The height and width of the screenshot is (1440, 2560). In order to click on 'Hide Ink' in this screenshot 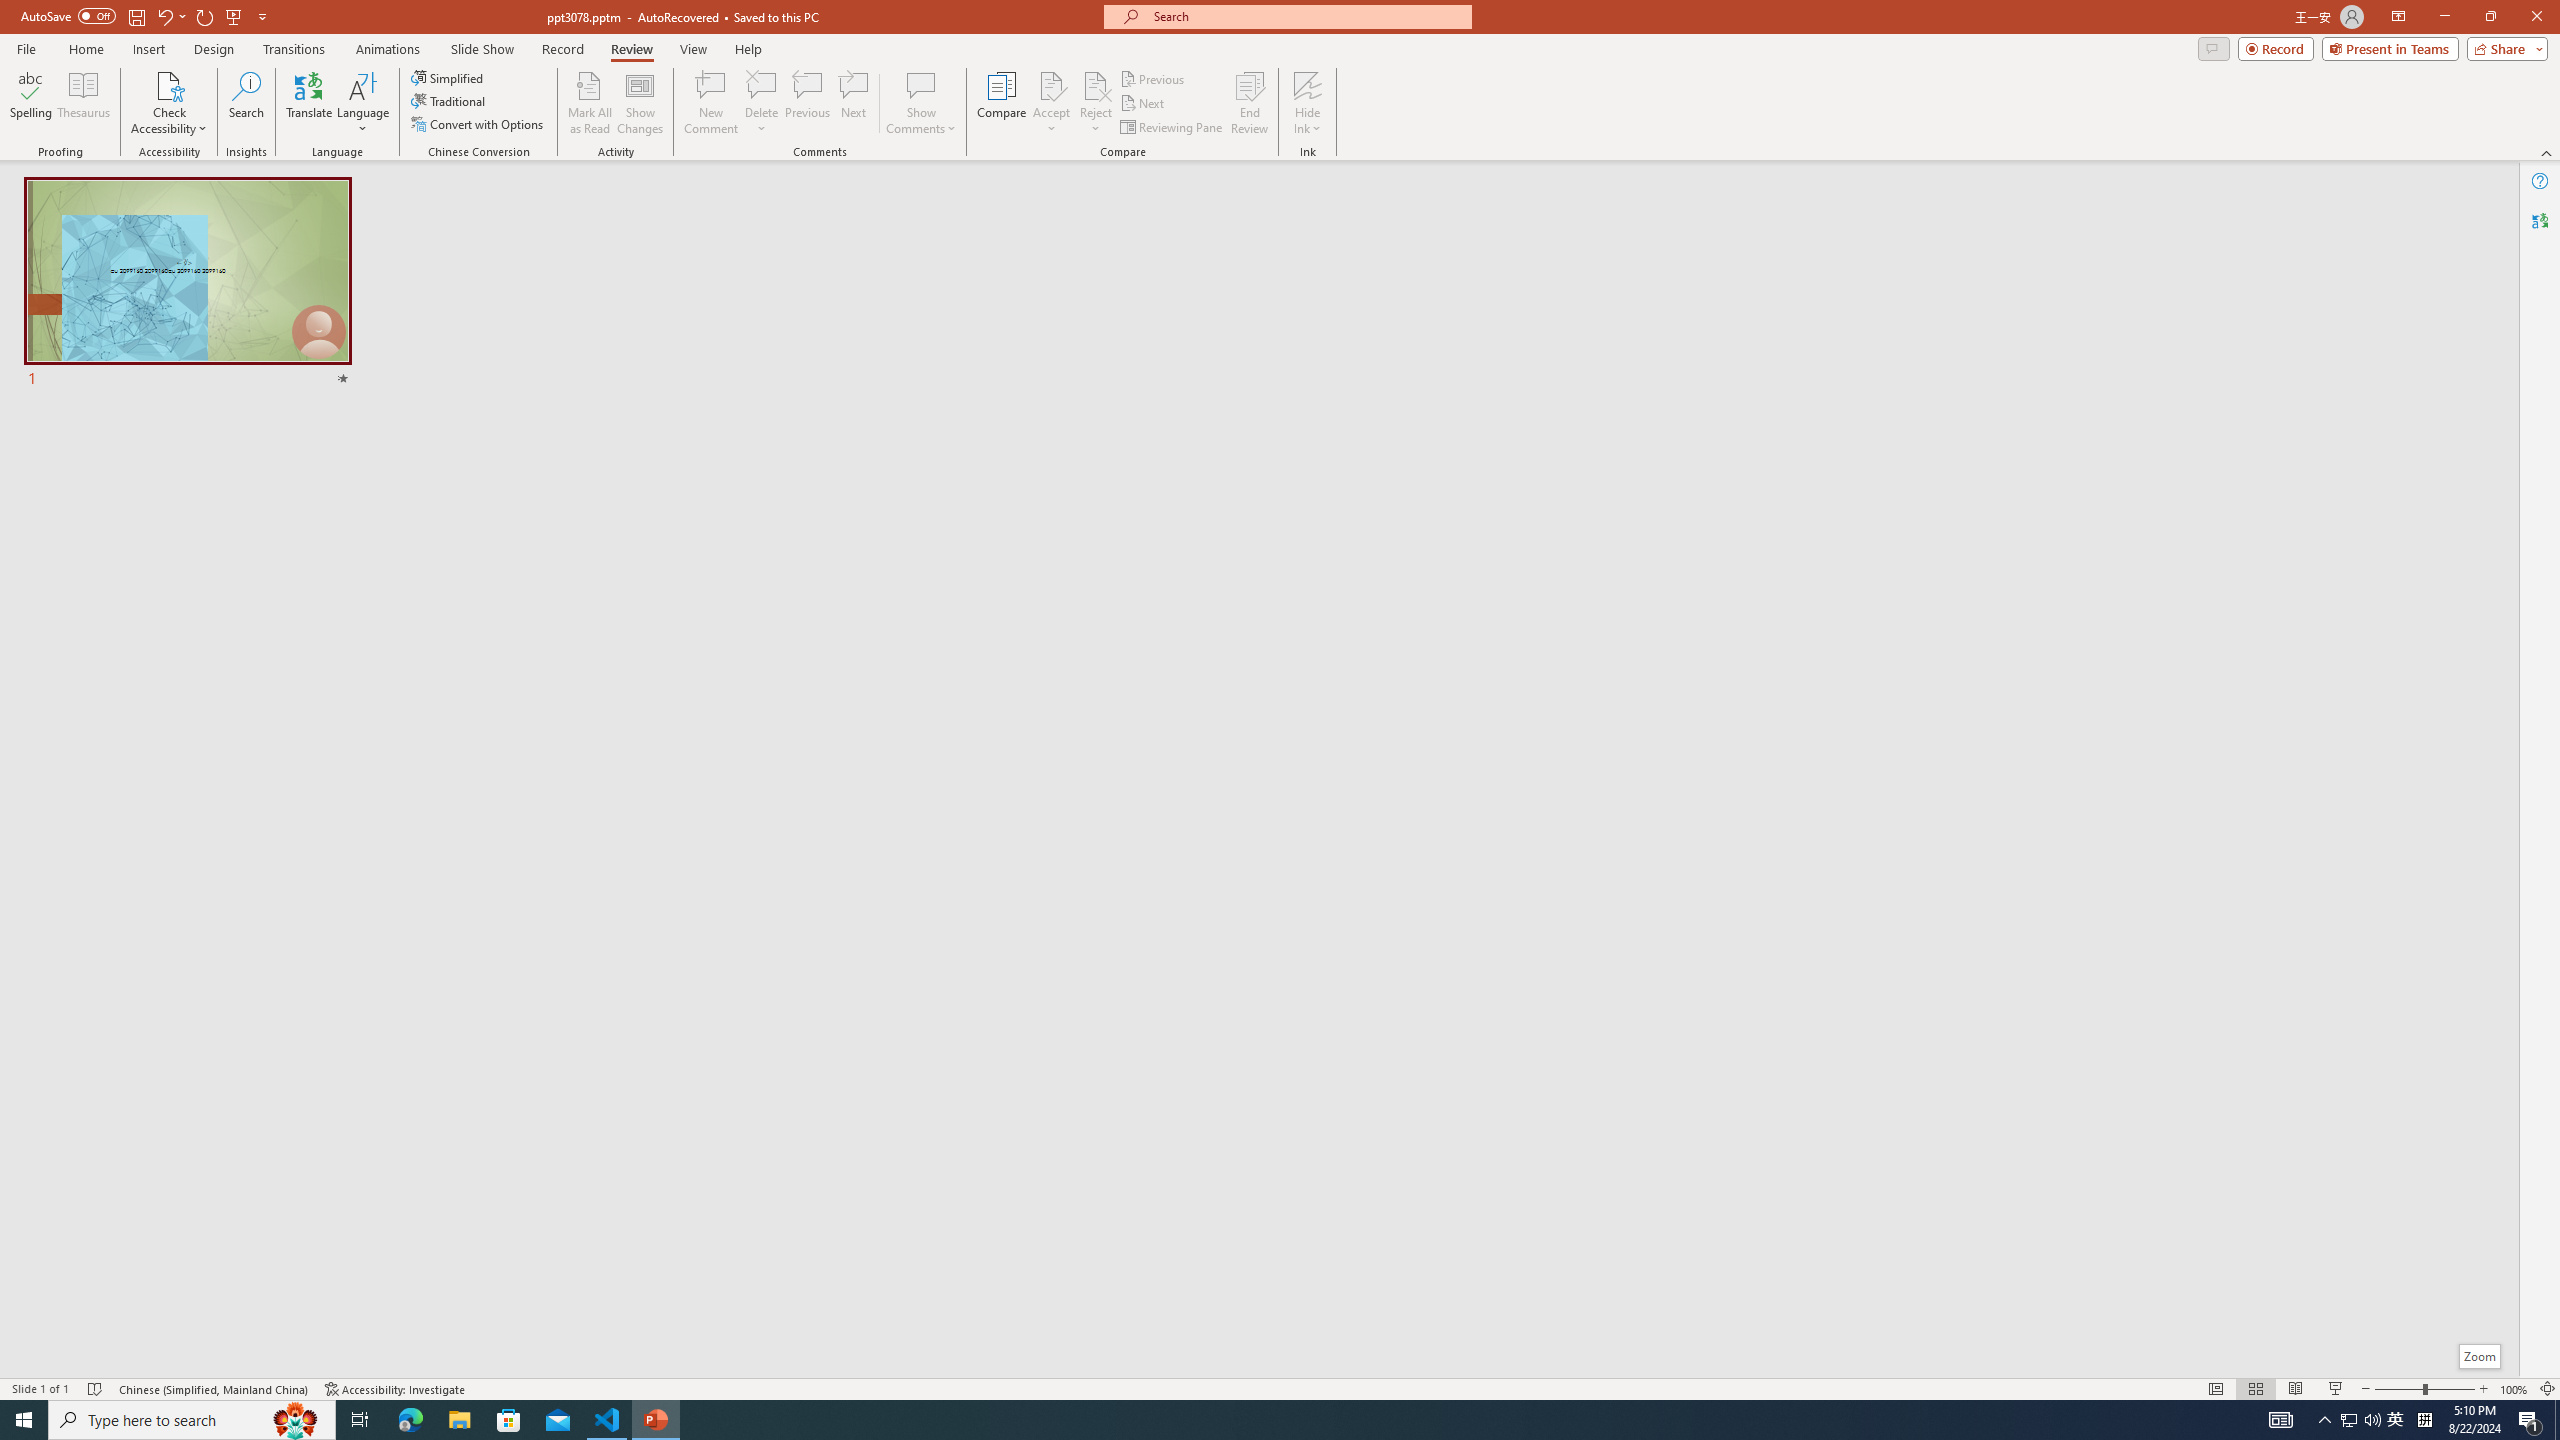, I will do `click(1308, 103)`.